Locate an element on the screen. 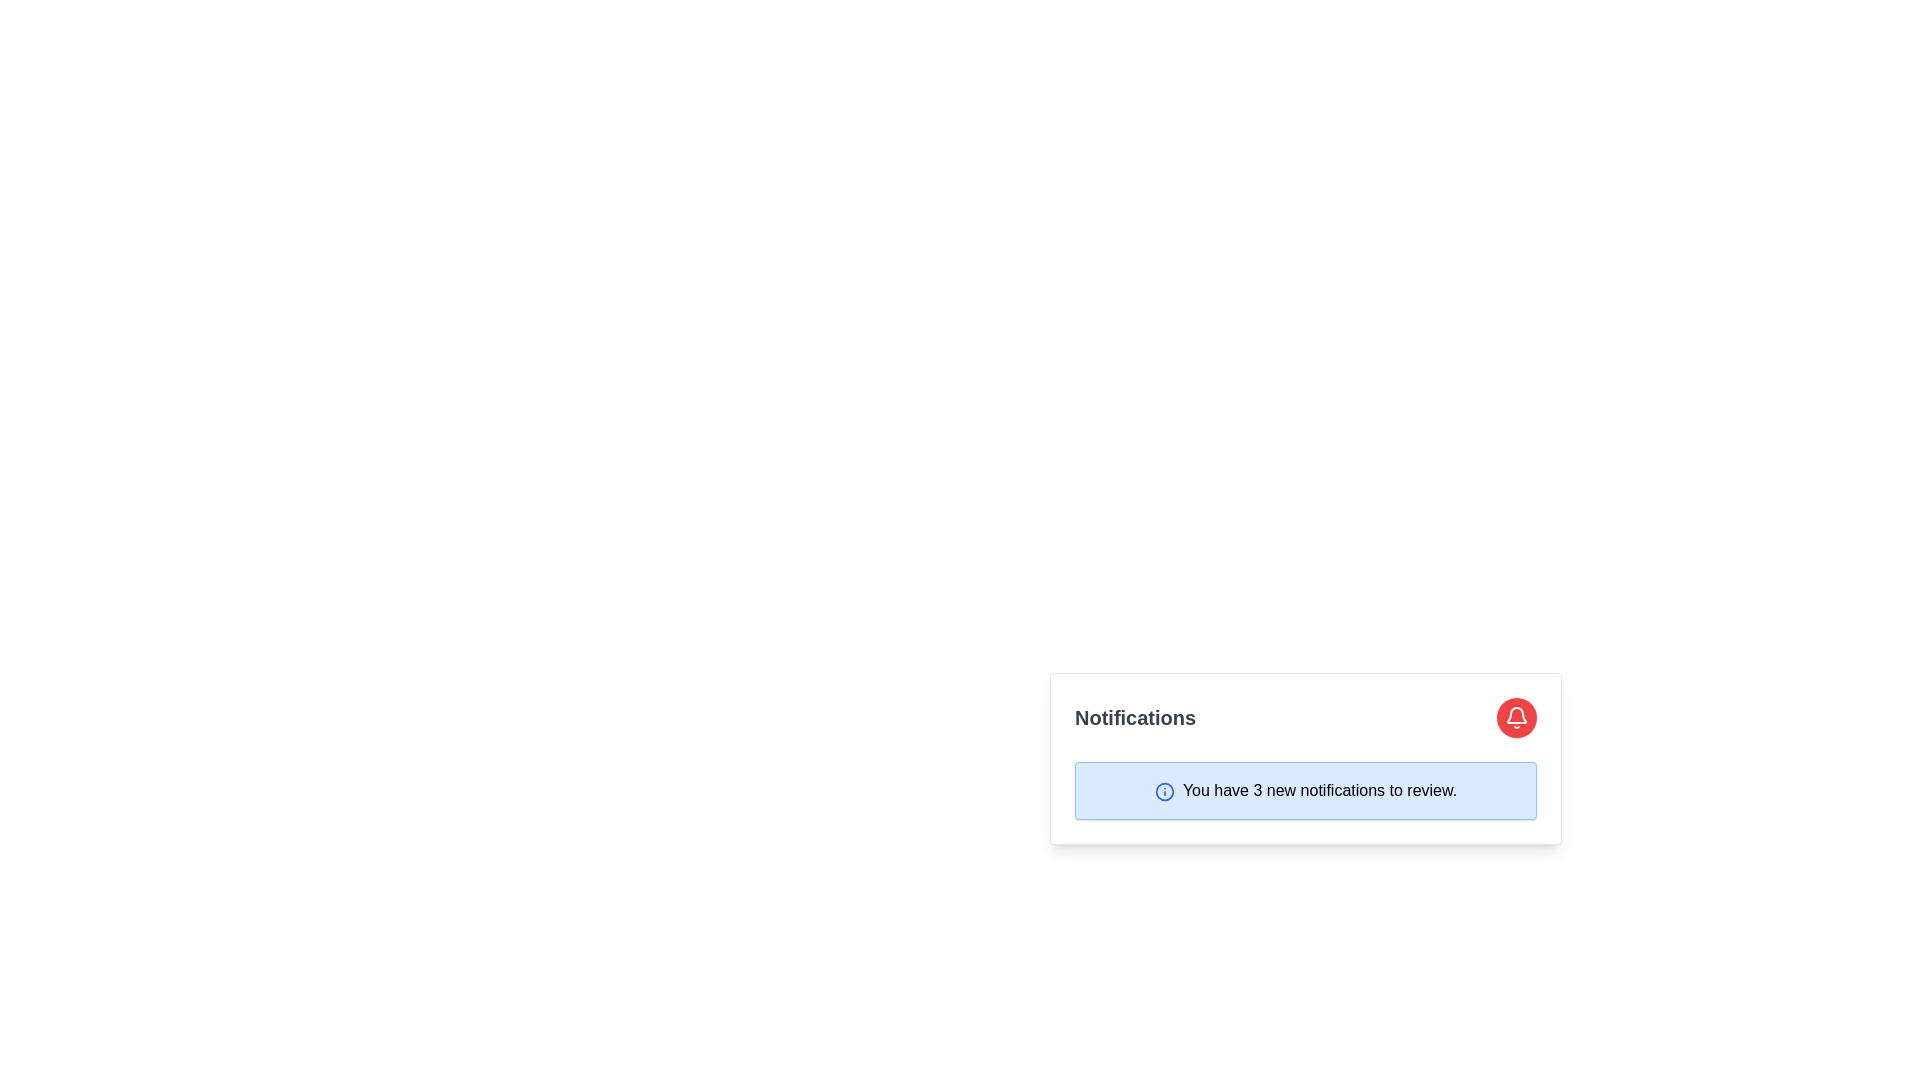  the blue circular informational icon located to the left of the text 'You have 3 new notifications to review.' is located at coordinates (1164, 790).